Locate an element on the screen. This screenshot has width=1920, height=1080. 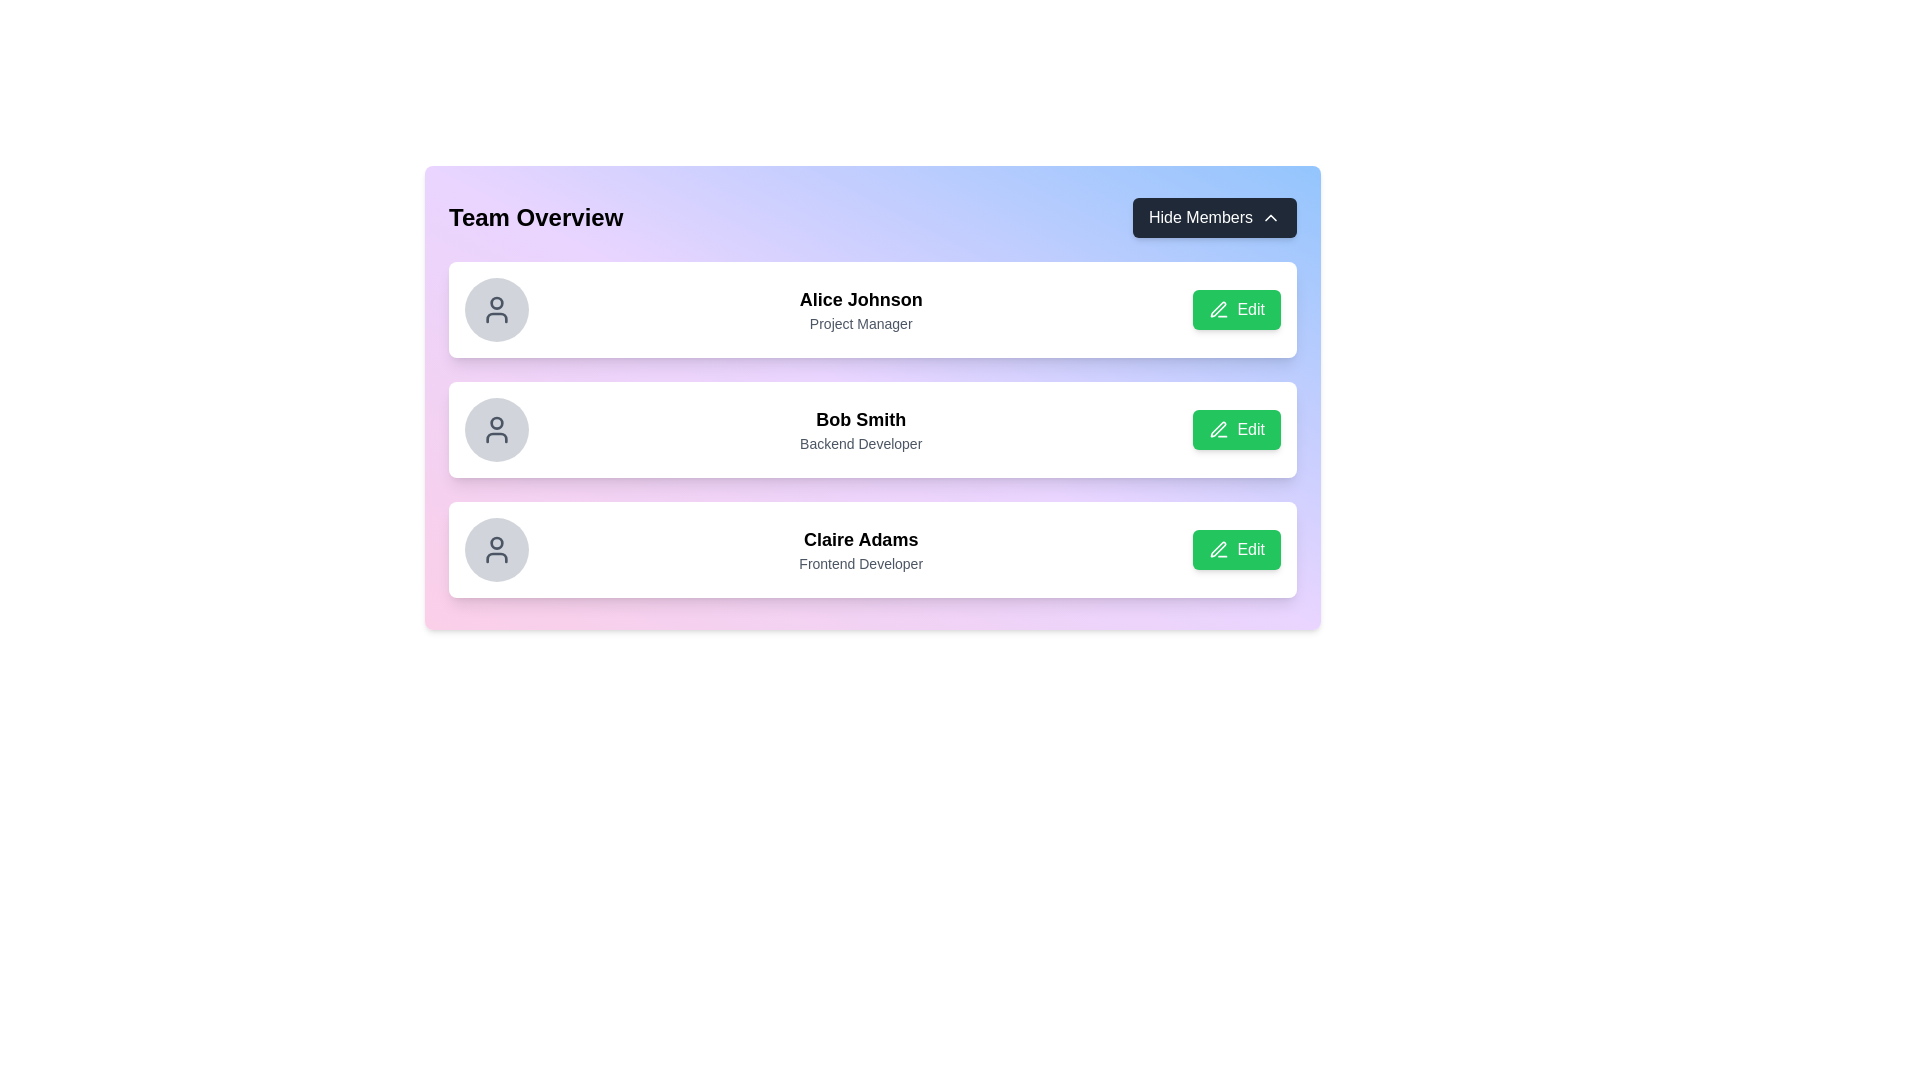
the team member details element for 'Bob Smith' is located at coordinates (873, 428).